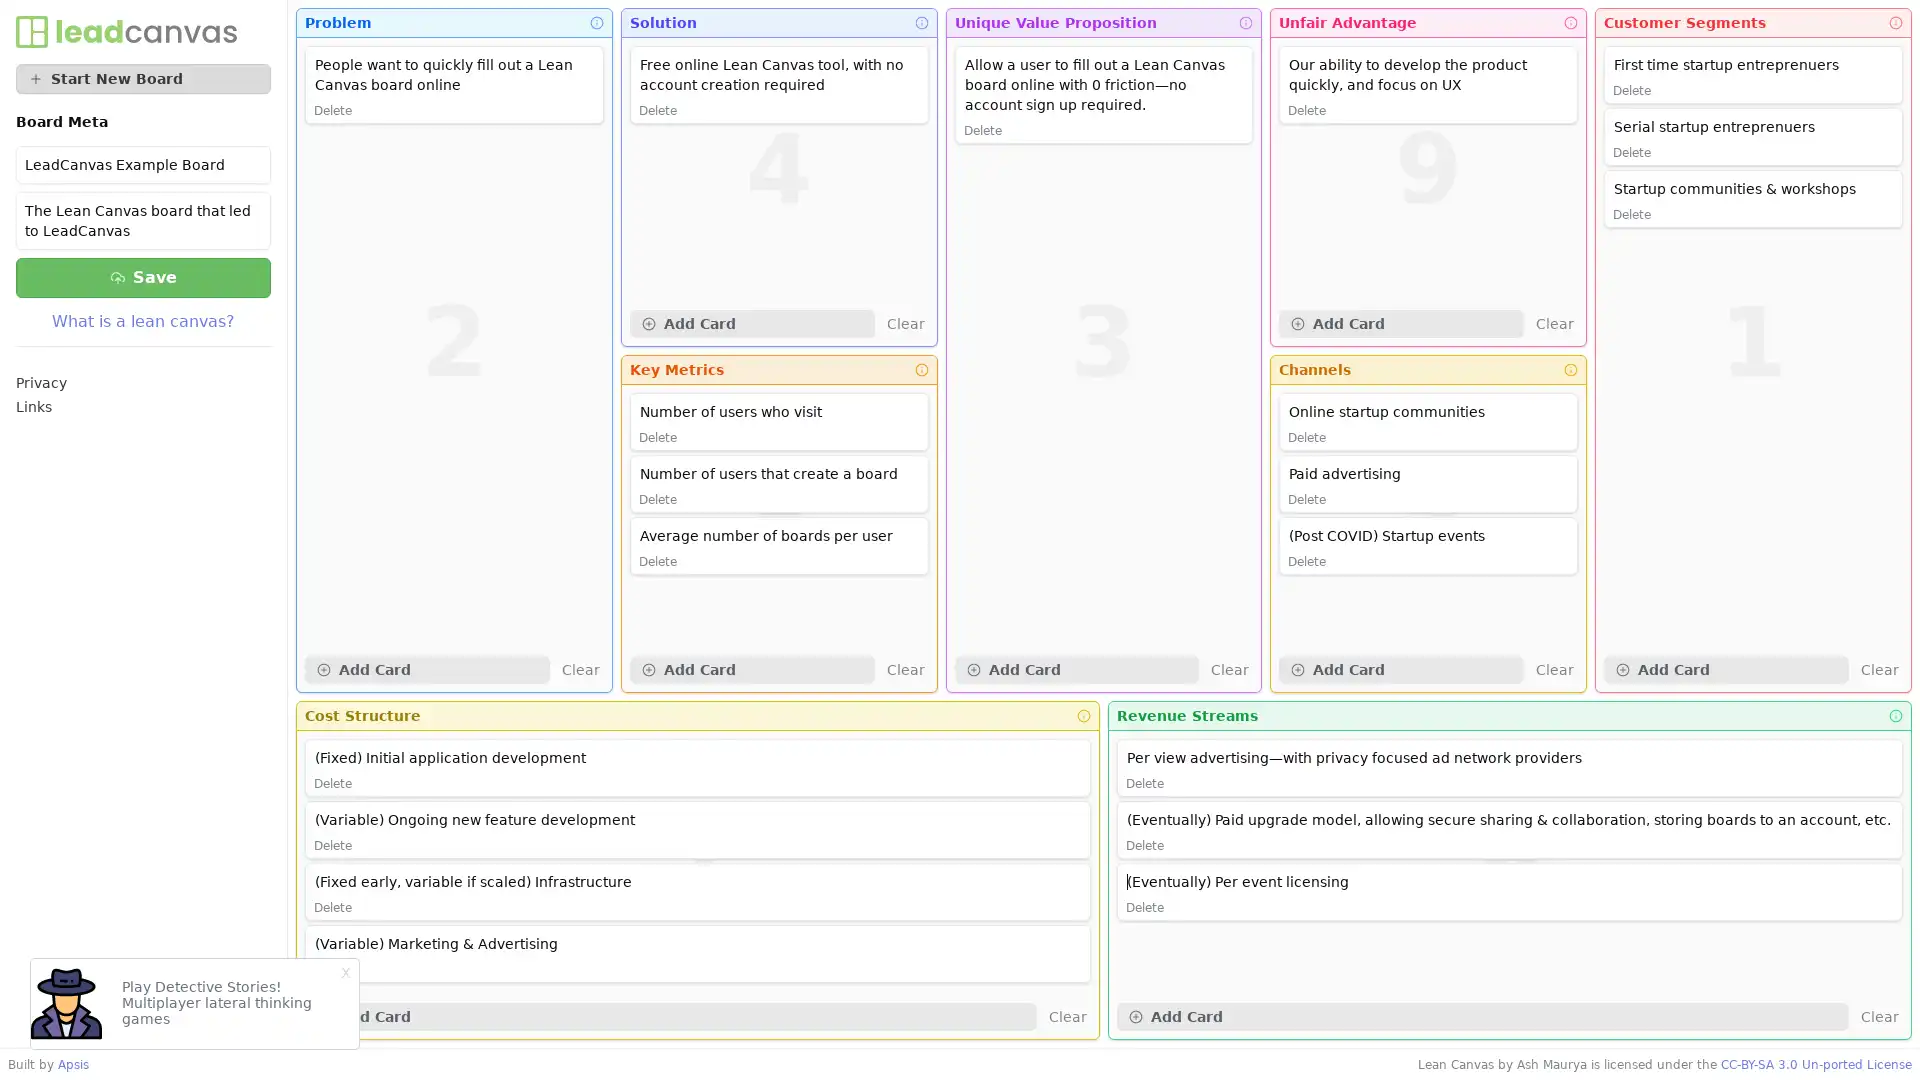  I want to click on Add Card, so click(1400, 670).